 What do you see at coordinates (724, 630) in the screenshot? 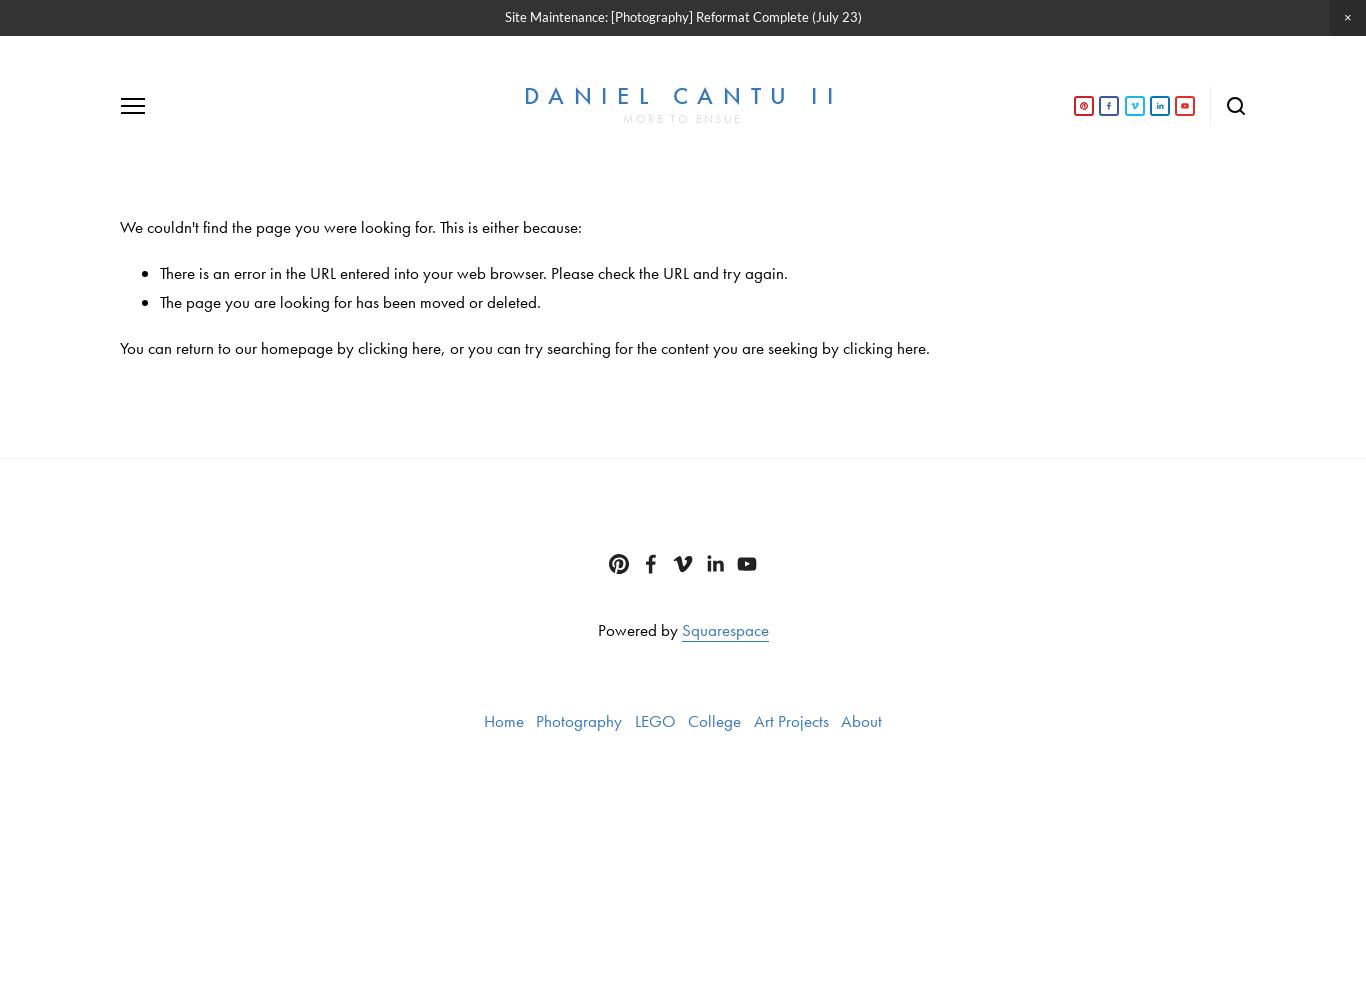
I see `'Squarespace'` at bounding box center [724, 630].